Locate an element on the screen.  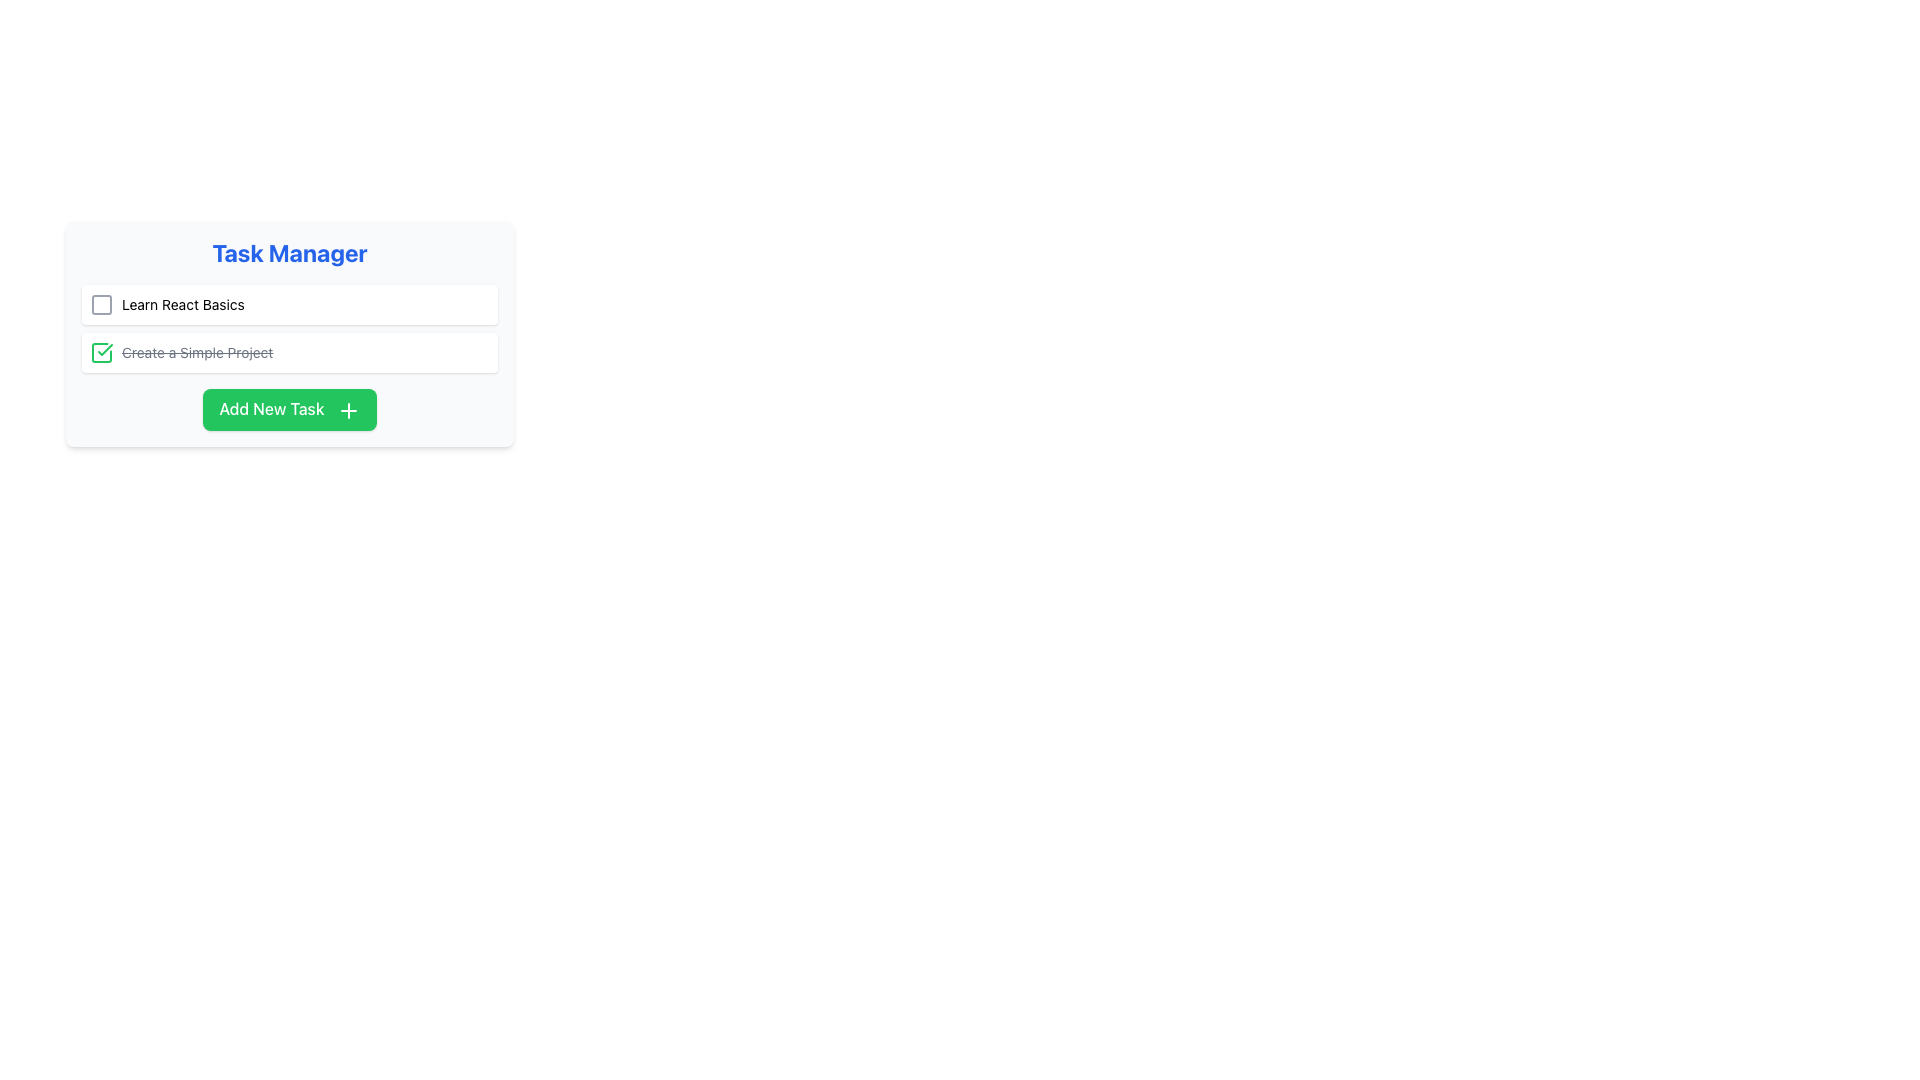
the checkbox indicator for the task labeled 'Learn React Basics', which is positioned at the beginning of its row, horizontally aligned to the left of the task text is located at coordinates (100, 304).